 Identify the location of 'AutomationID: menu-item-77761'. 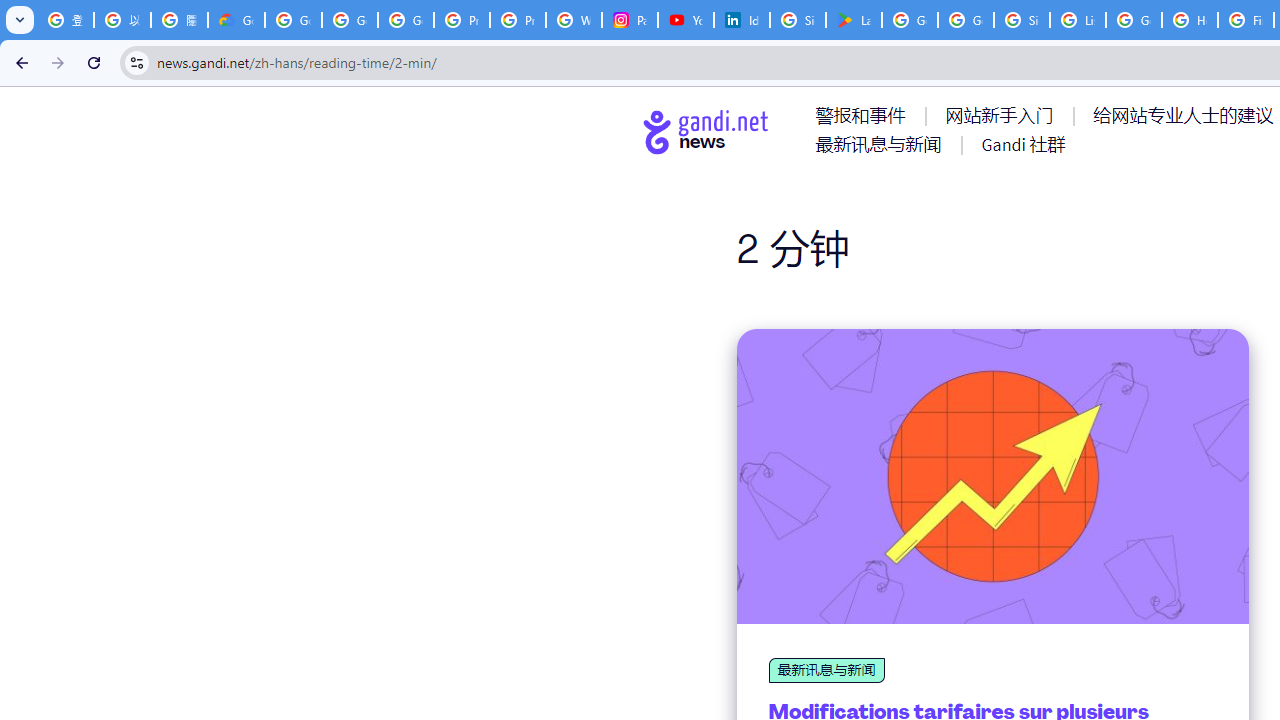
(864, 115).